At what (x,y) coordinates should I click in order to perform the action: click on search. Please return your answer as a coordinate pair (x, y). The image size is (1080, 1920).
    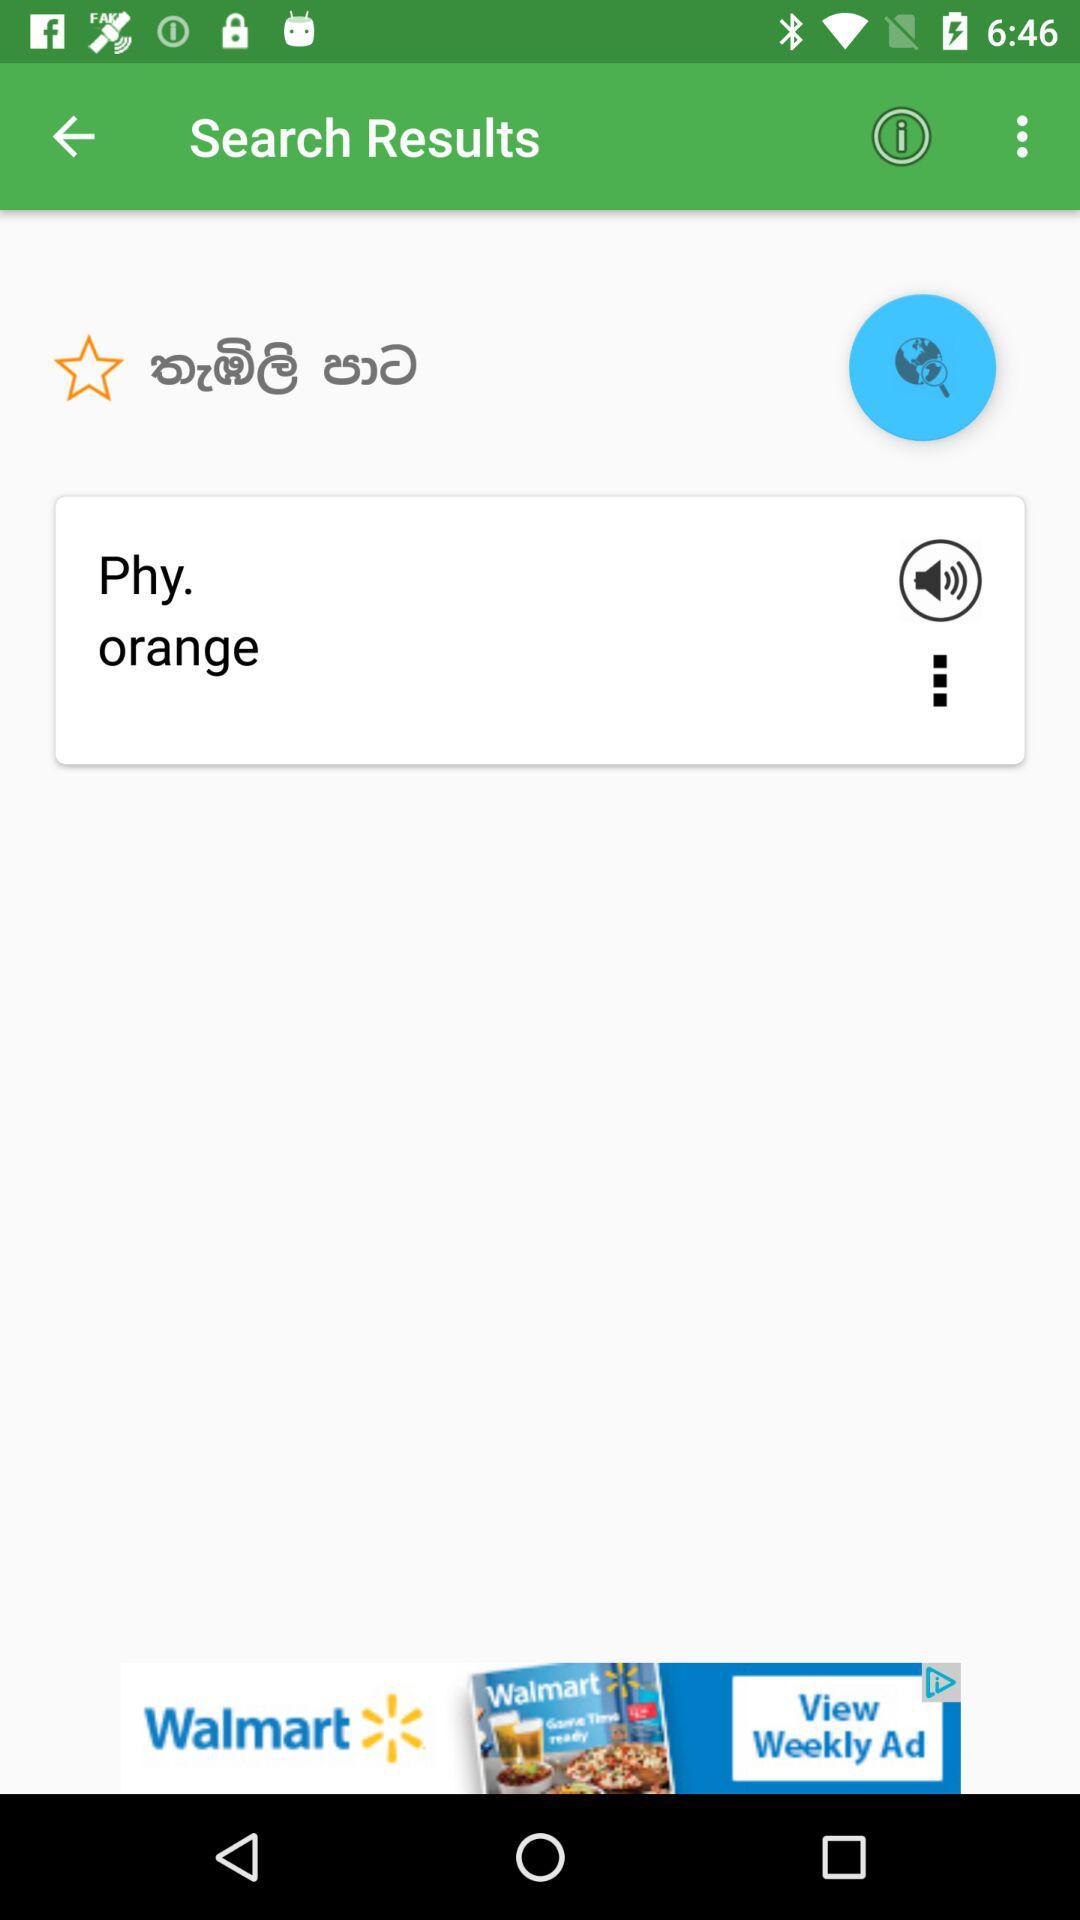
    Looking at the image, I should click on (922, 367).